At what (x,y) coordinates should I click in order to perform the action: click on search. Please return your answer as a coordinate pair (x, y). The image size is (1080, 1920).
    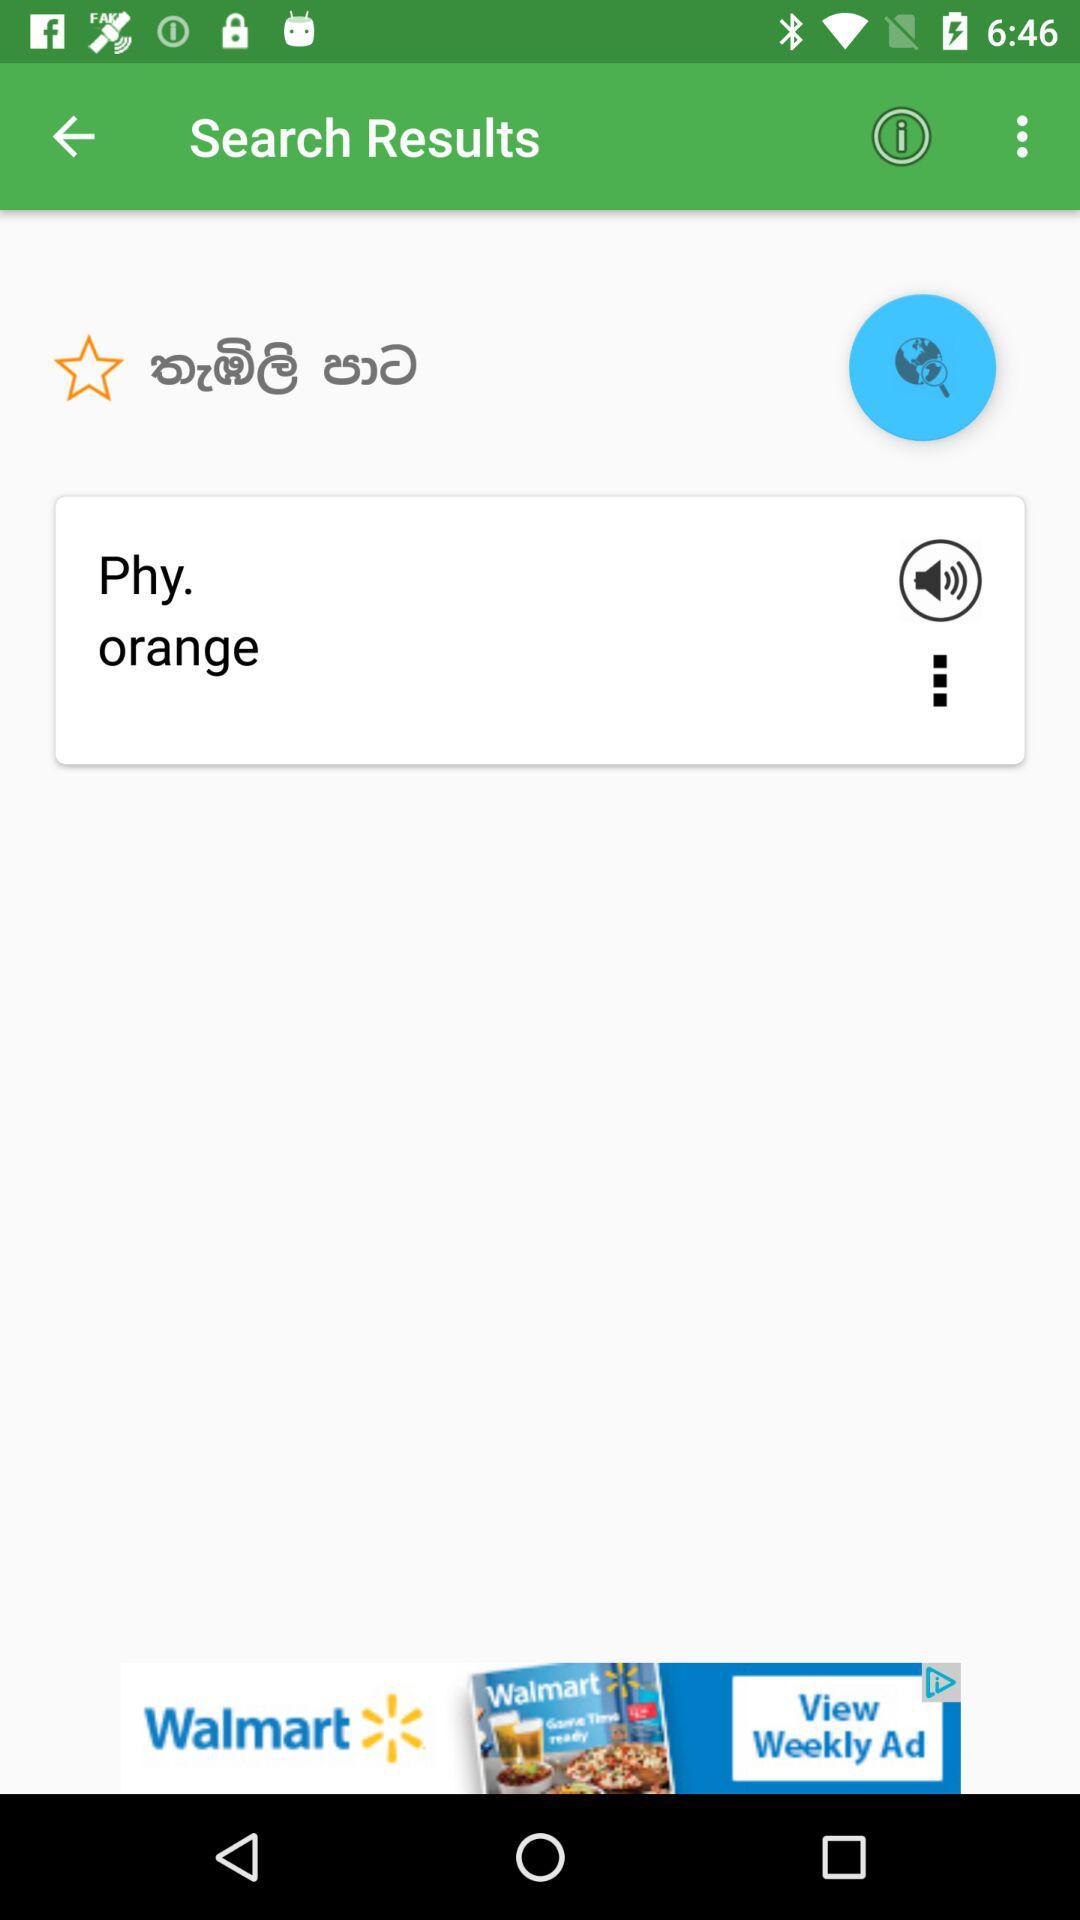
    Looking at the image, I should click on (922, 367).